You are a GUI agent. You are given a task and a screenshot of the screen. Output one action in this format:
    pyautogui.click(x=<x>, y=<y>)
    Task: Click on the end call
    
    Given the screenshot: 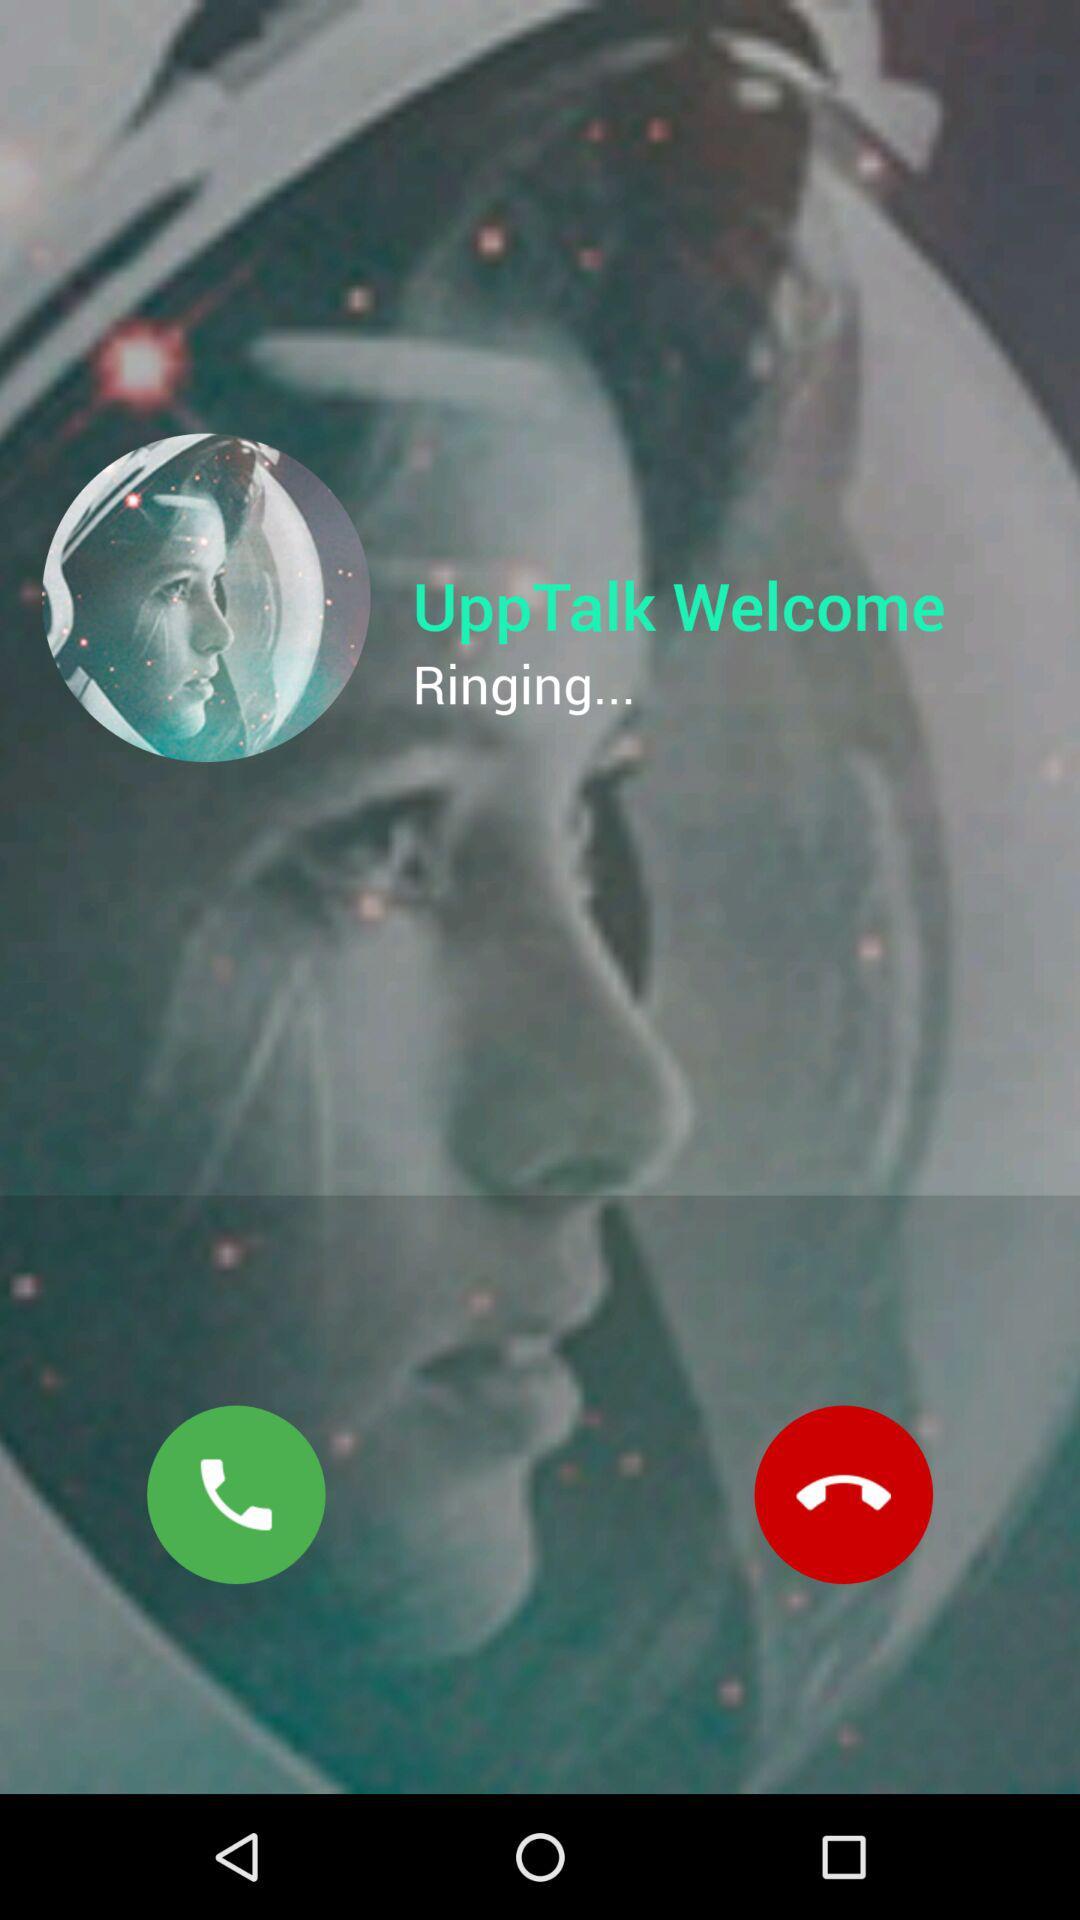 What is the action you would take?
    pyautogui.click(x=843, y=1494)
    